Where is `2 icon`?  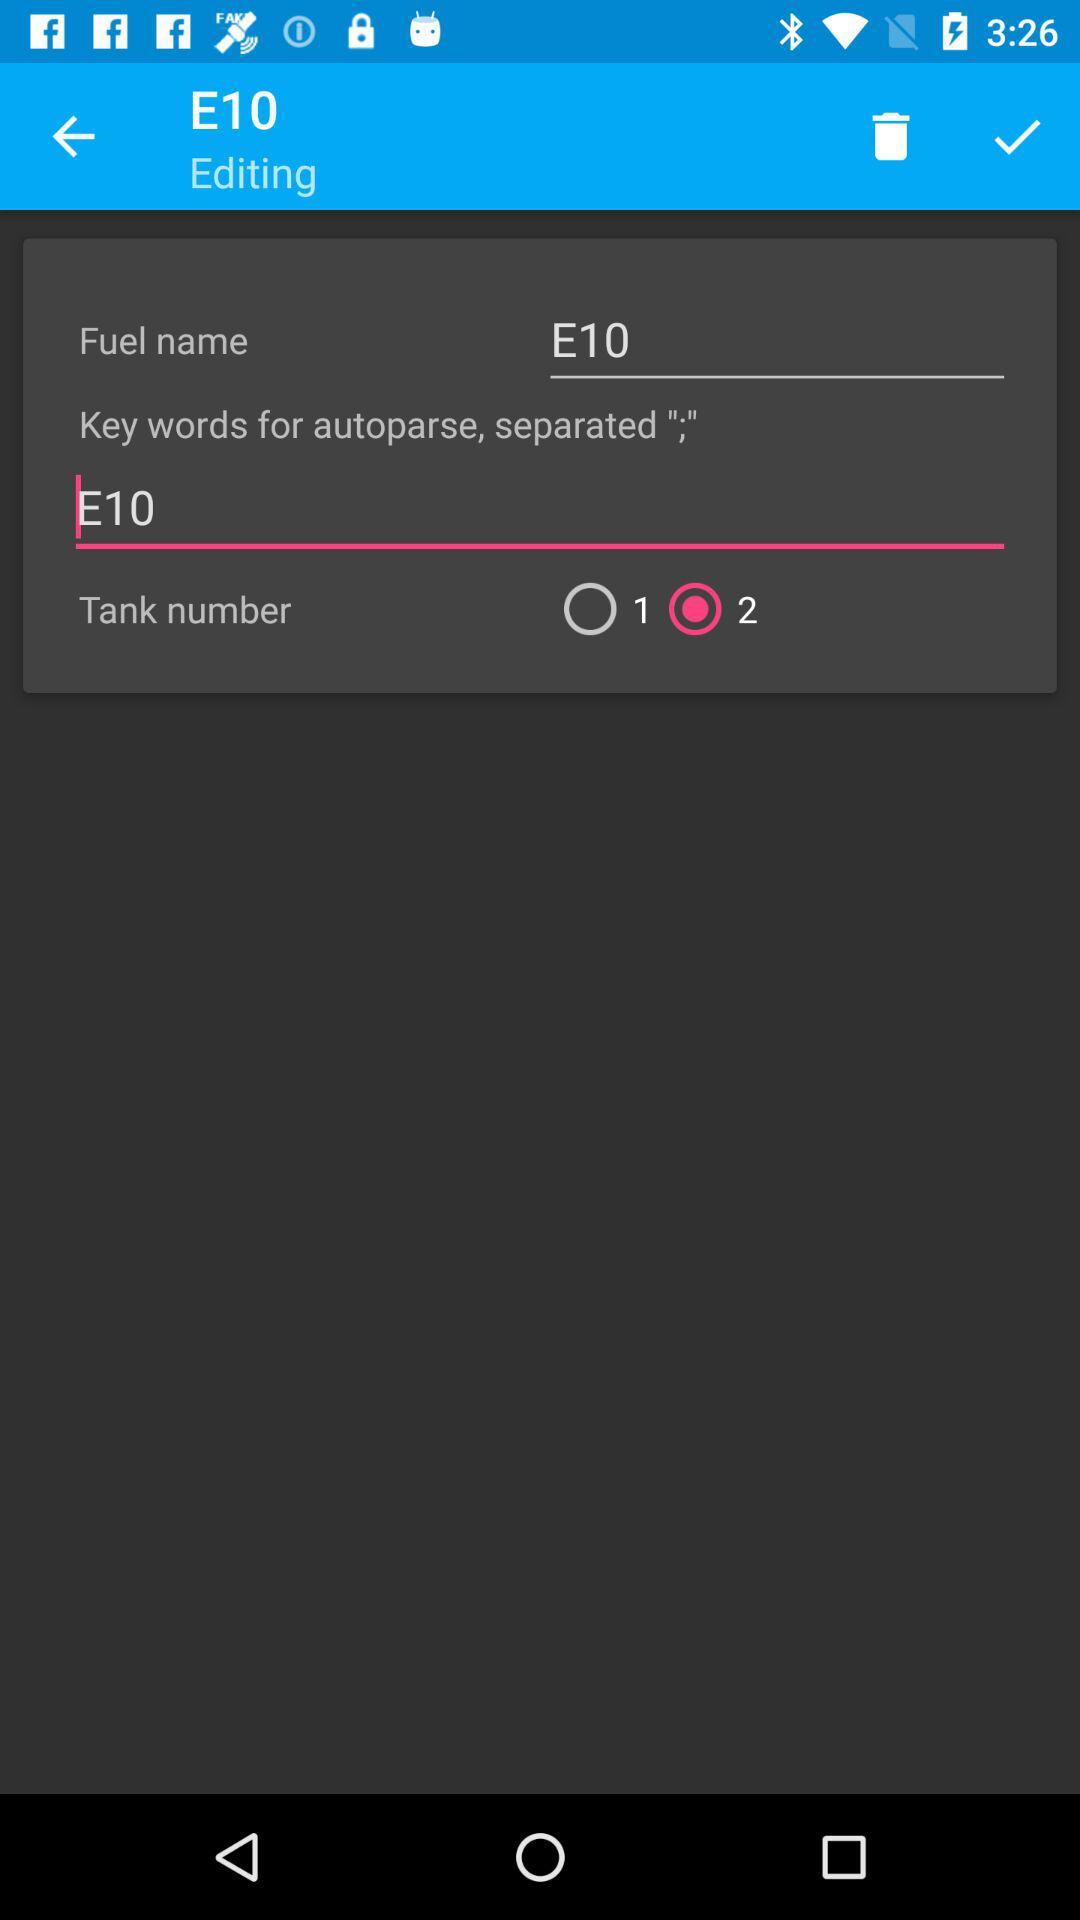
2 icon is located at coordinates (704, 608).